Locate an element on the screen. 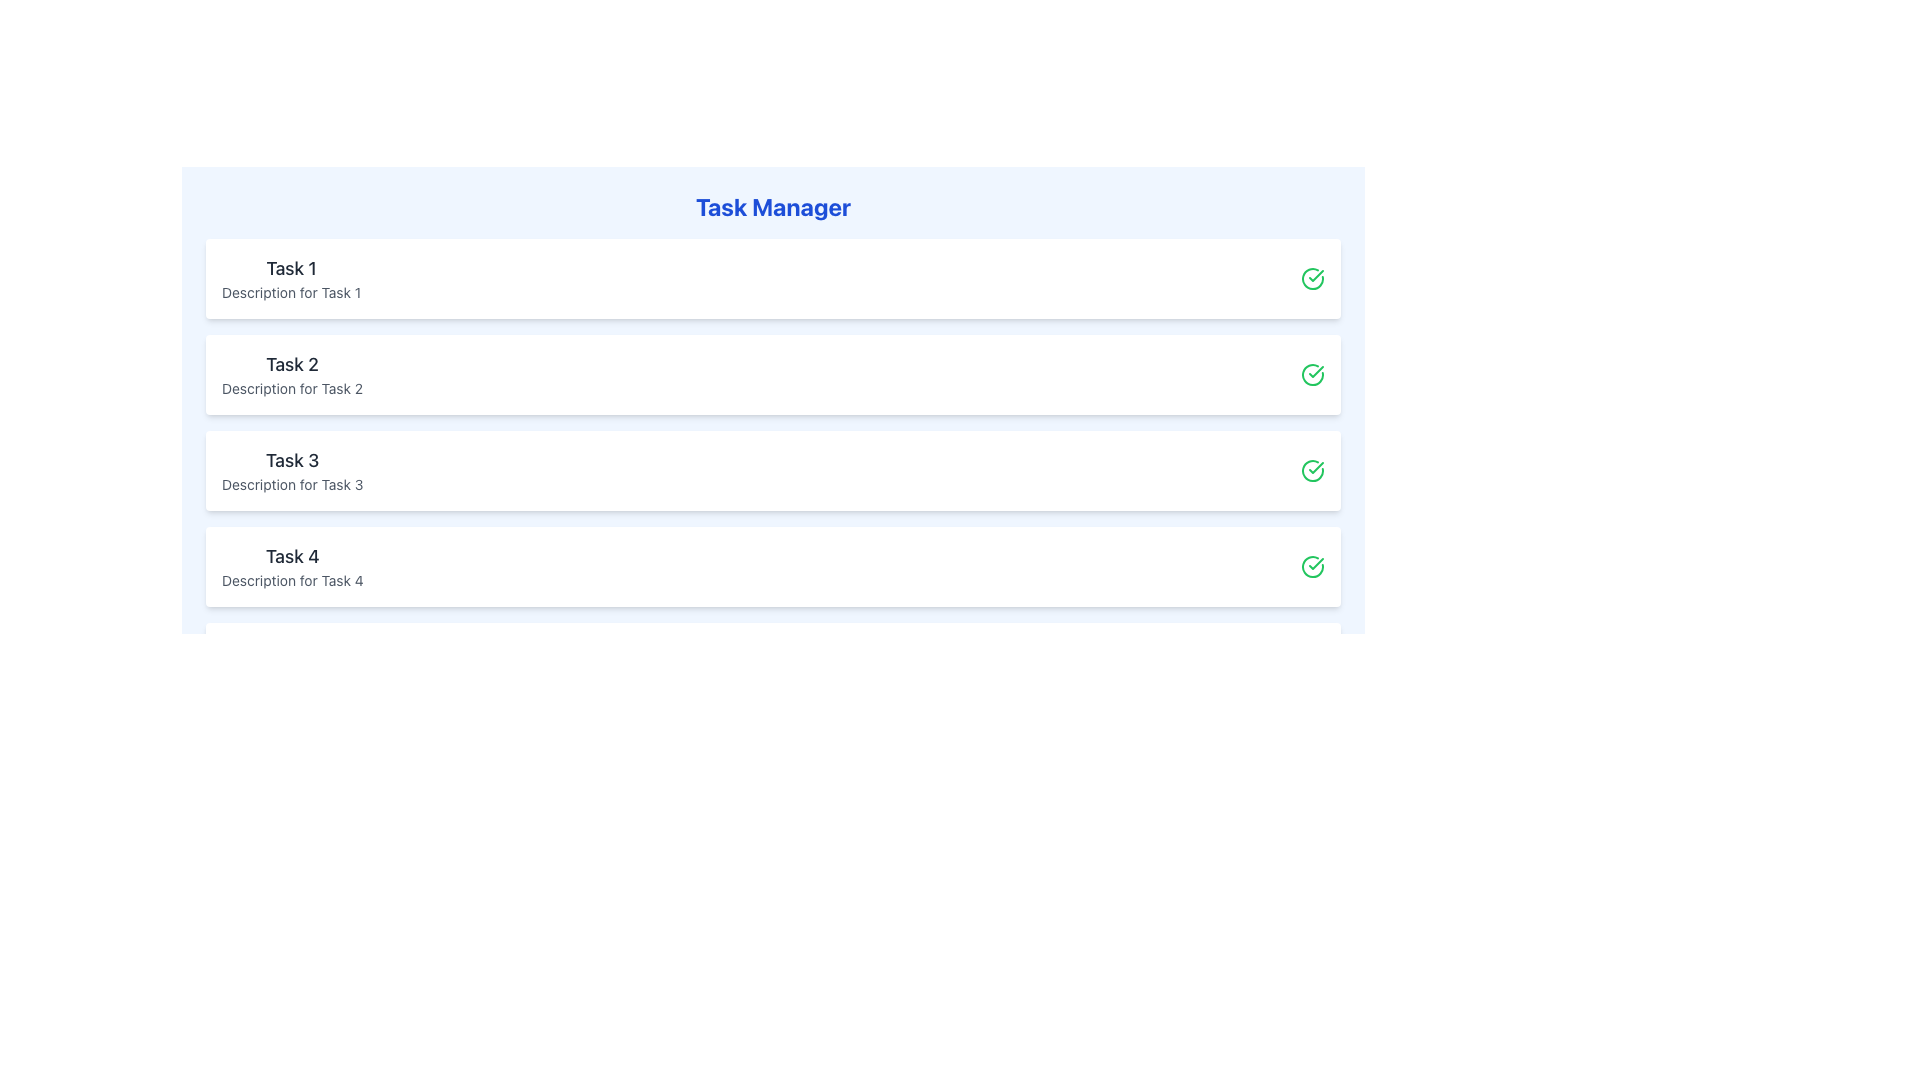 This screenshot has height=1080, width=1920. the title text label of the third task in the list, which is positioned at the top of the corresponding task card is located at coordinates (291, 461).